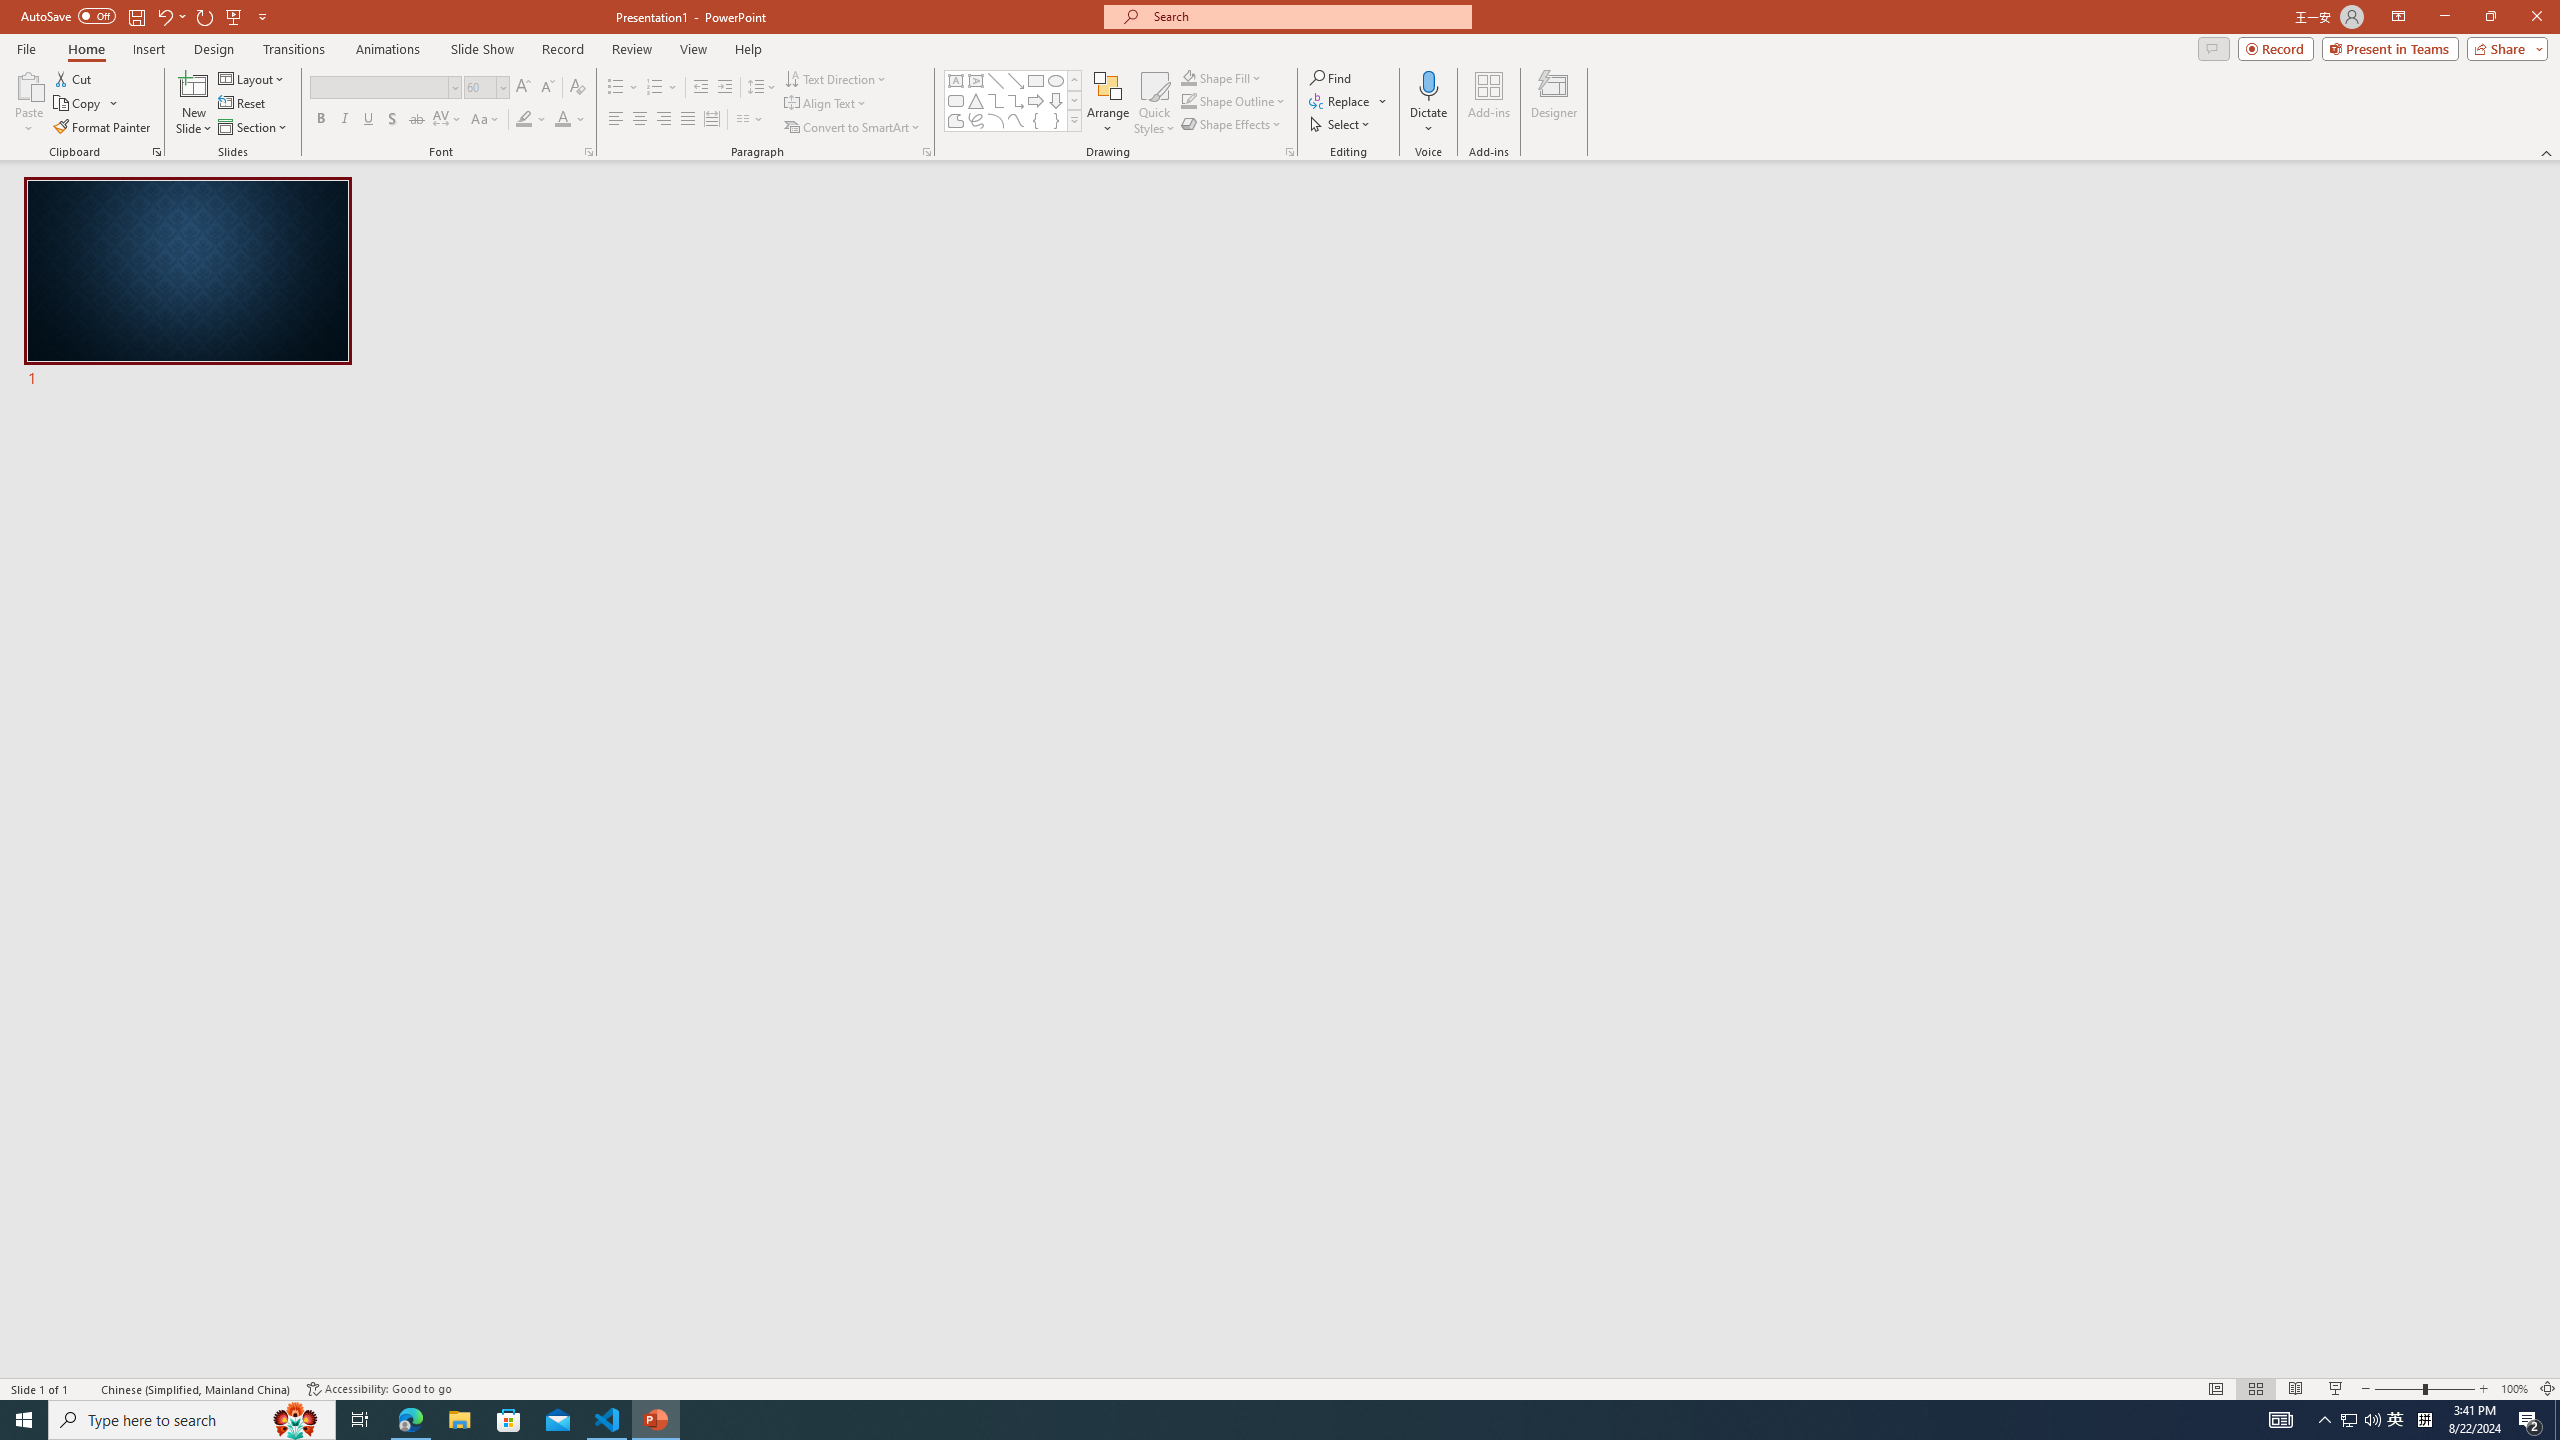 This screenshot has height=1440, width=2560. What do you see at coordinates (321, 118) in the screenshot?
I see `'Bold'` at bounding box center [321, 118].